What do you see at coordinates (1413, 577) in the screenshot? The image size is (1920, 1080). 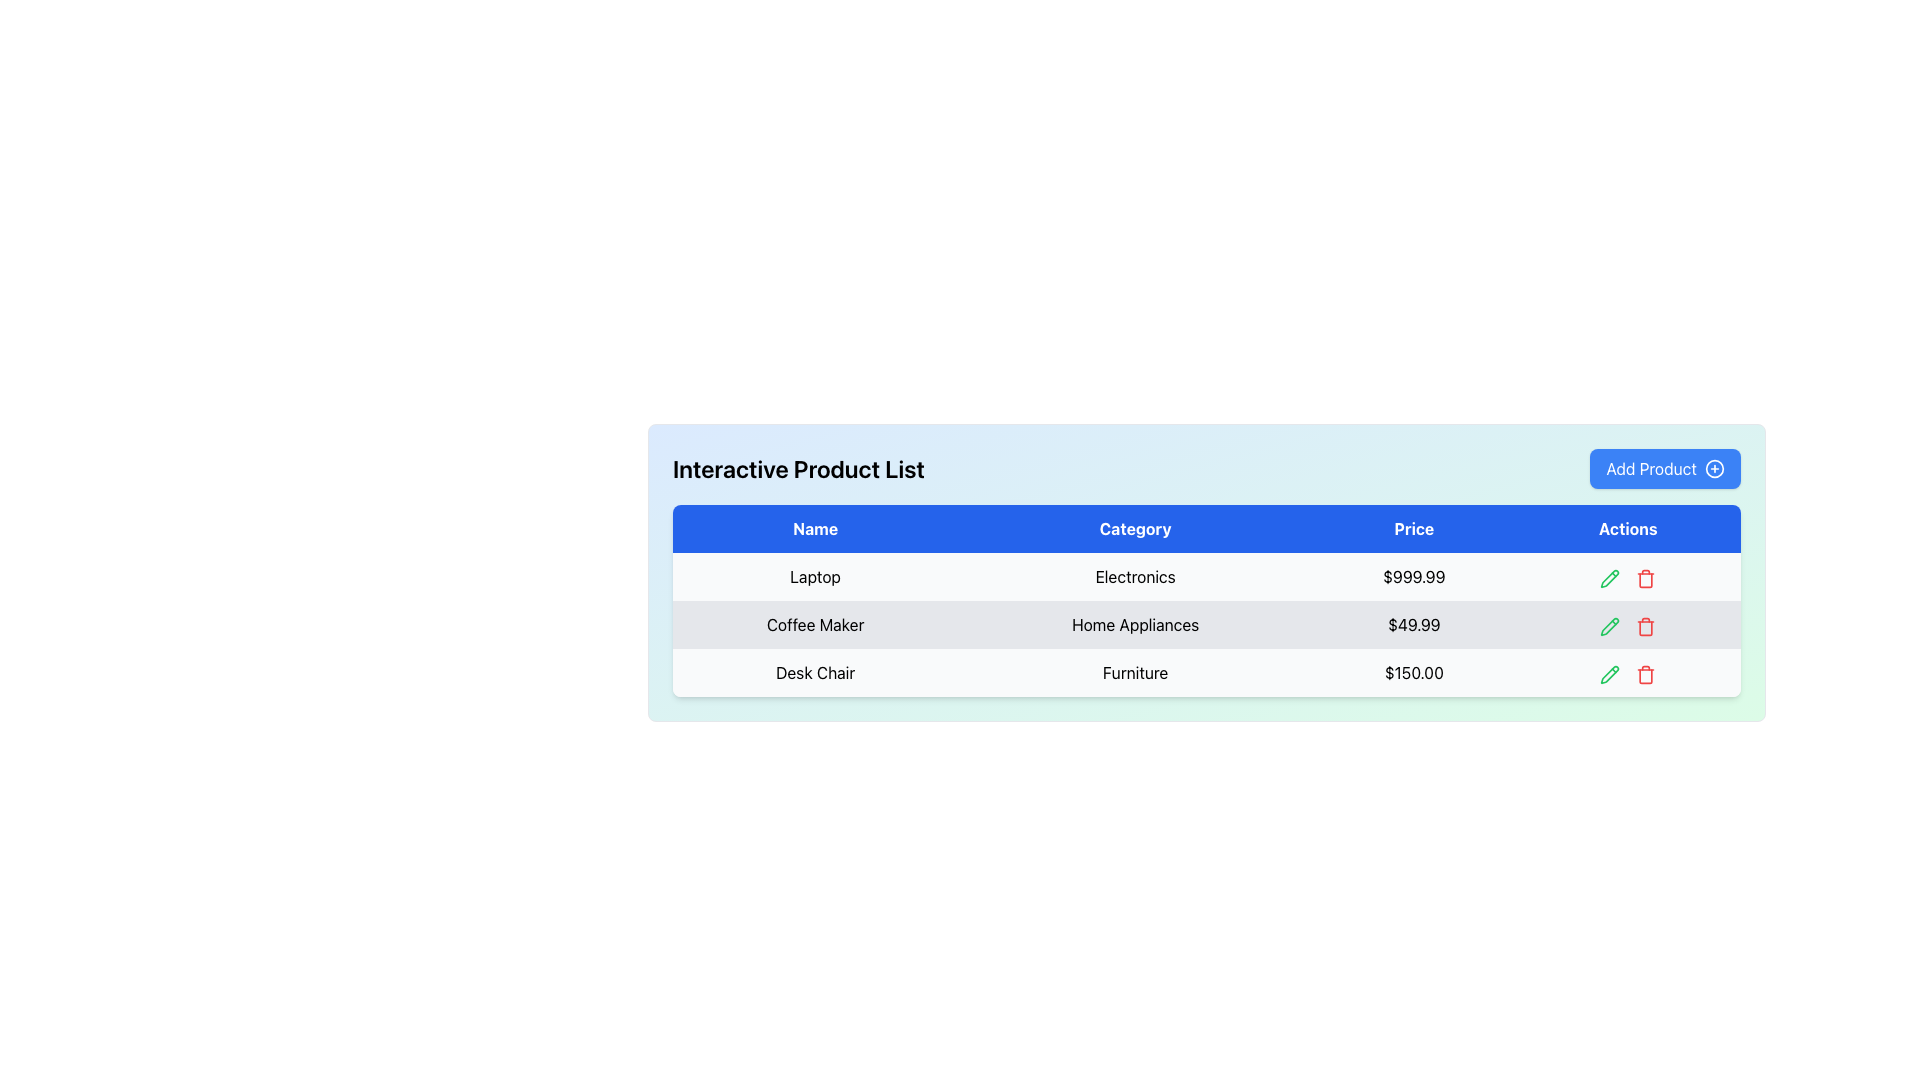 I see `the text component displaying the value '$999.99' in the 'Price' column of the table for 'Laptop' and 'Electronics'` at bounding box center [1413, 577].